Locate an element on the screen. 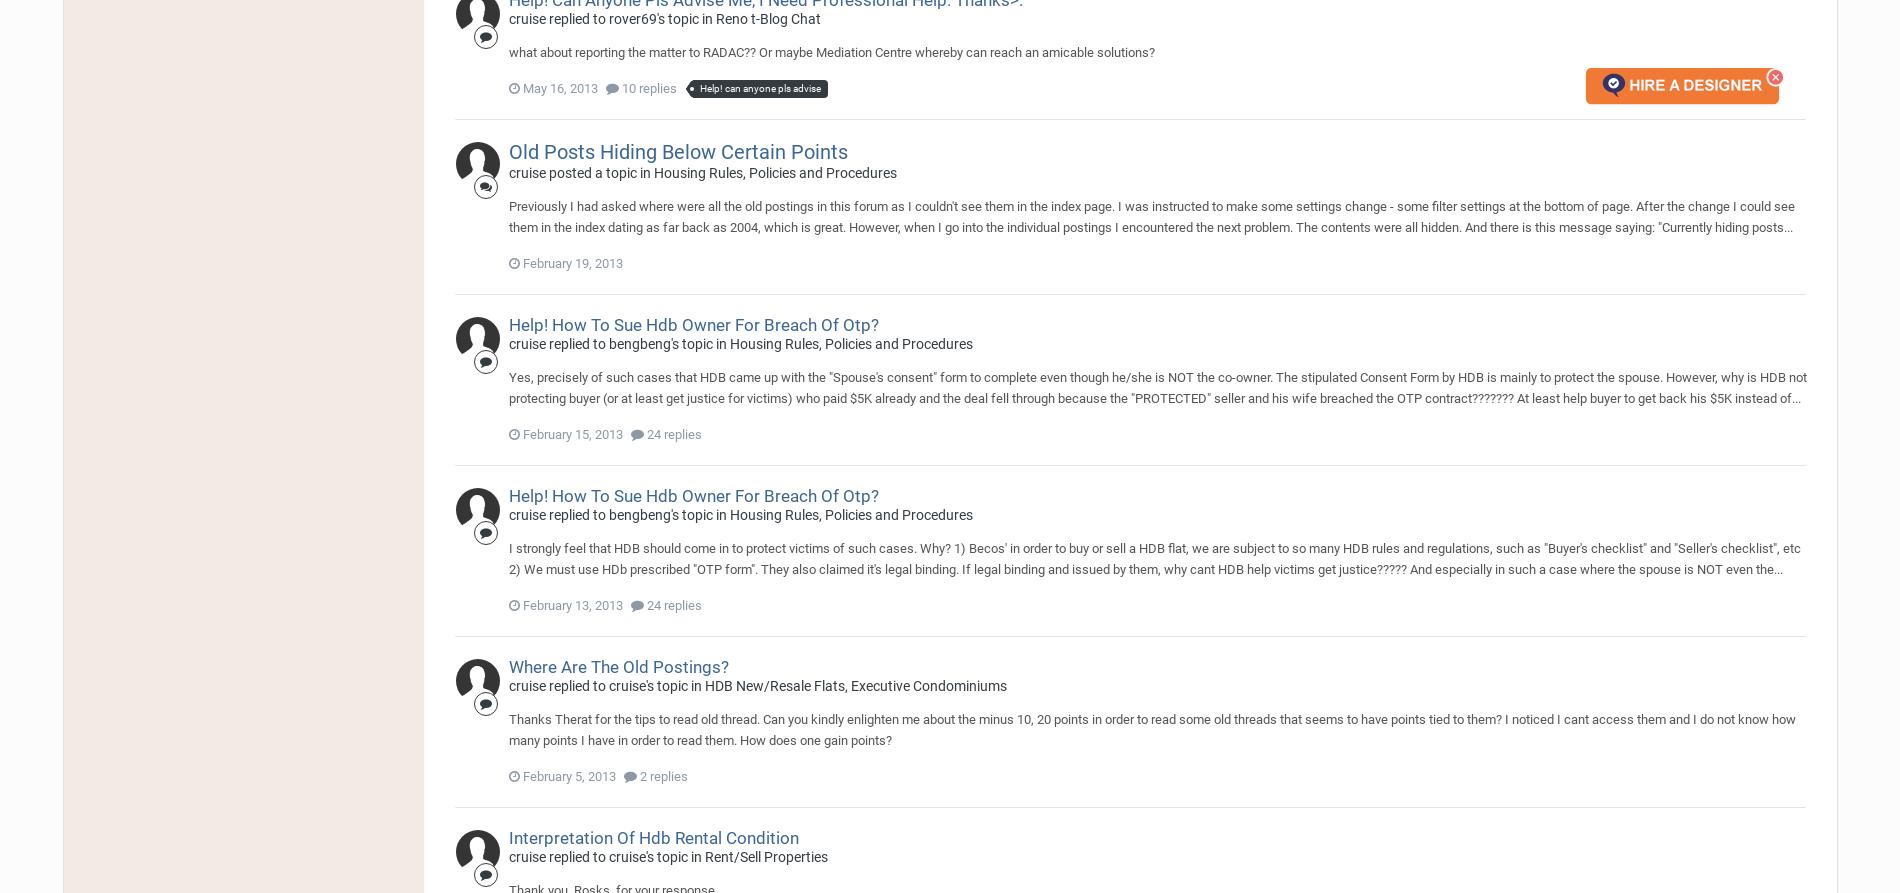  'Where Are The Old Postings?' is located at coordinates (618, 665).